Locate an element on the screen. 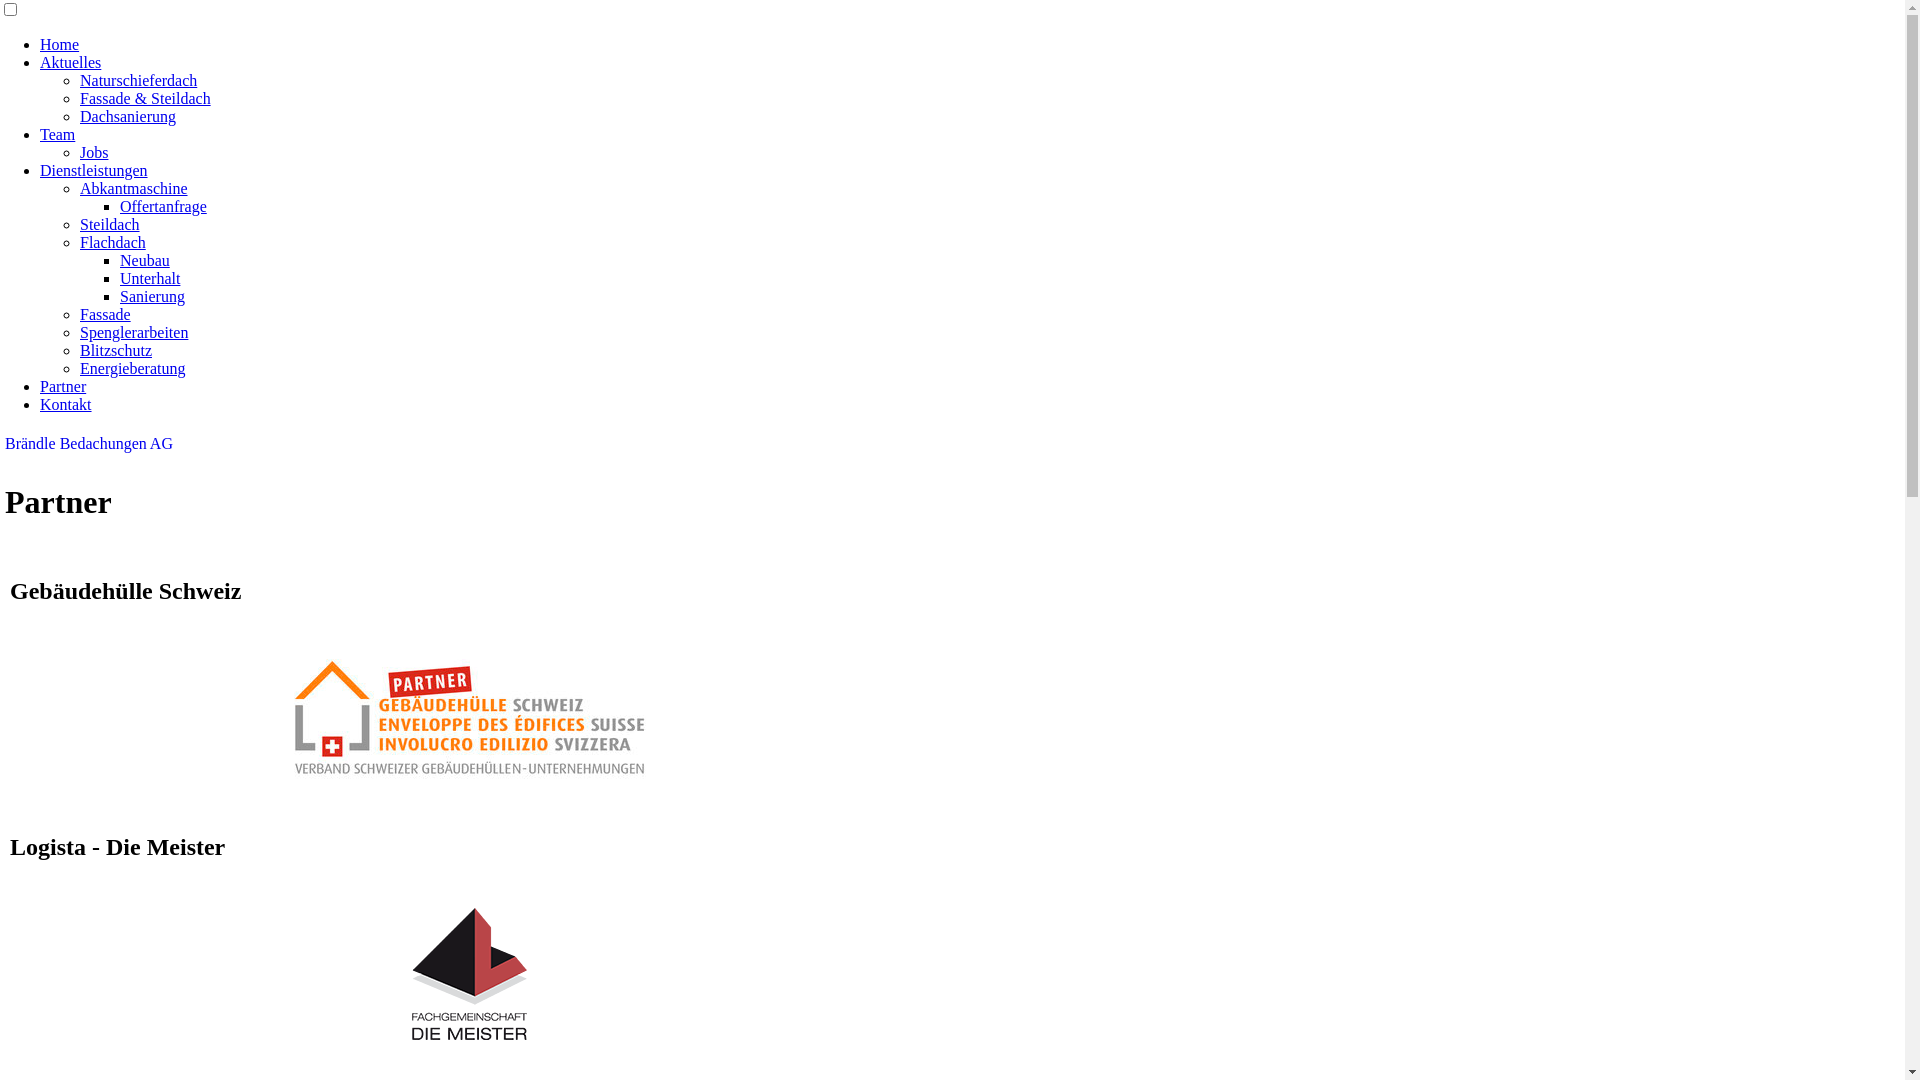 This screenshot has height=1080, width=1920. 'Unterhalt' is located at coordinates (148, 278).